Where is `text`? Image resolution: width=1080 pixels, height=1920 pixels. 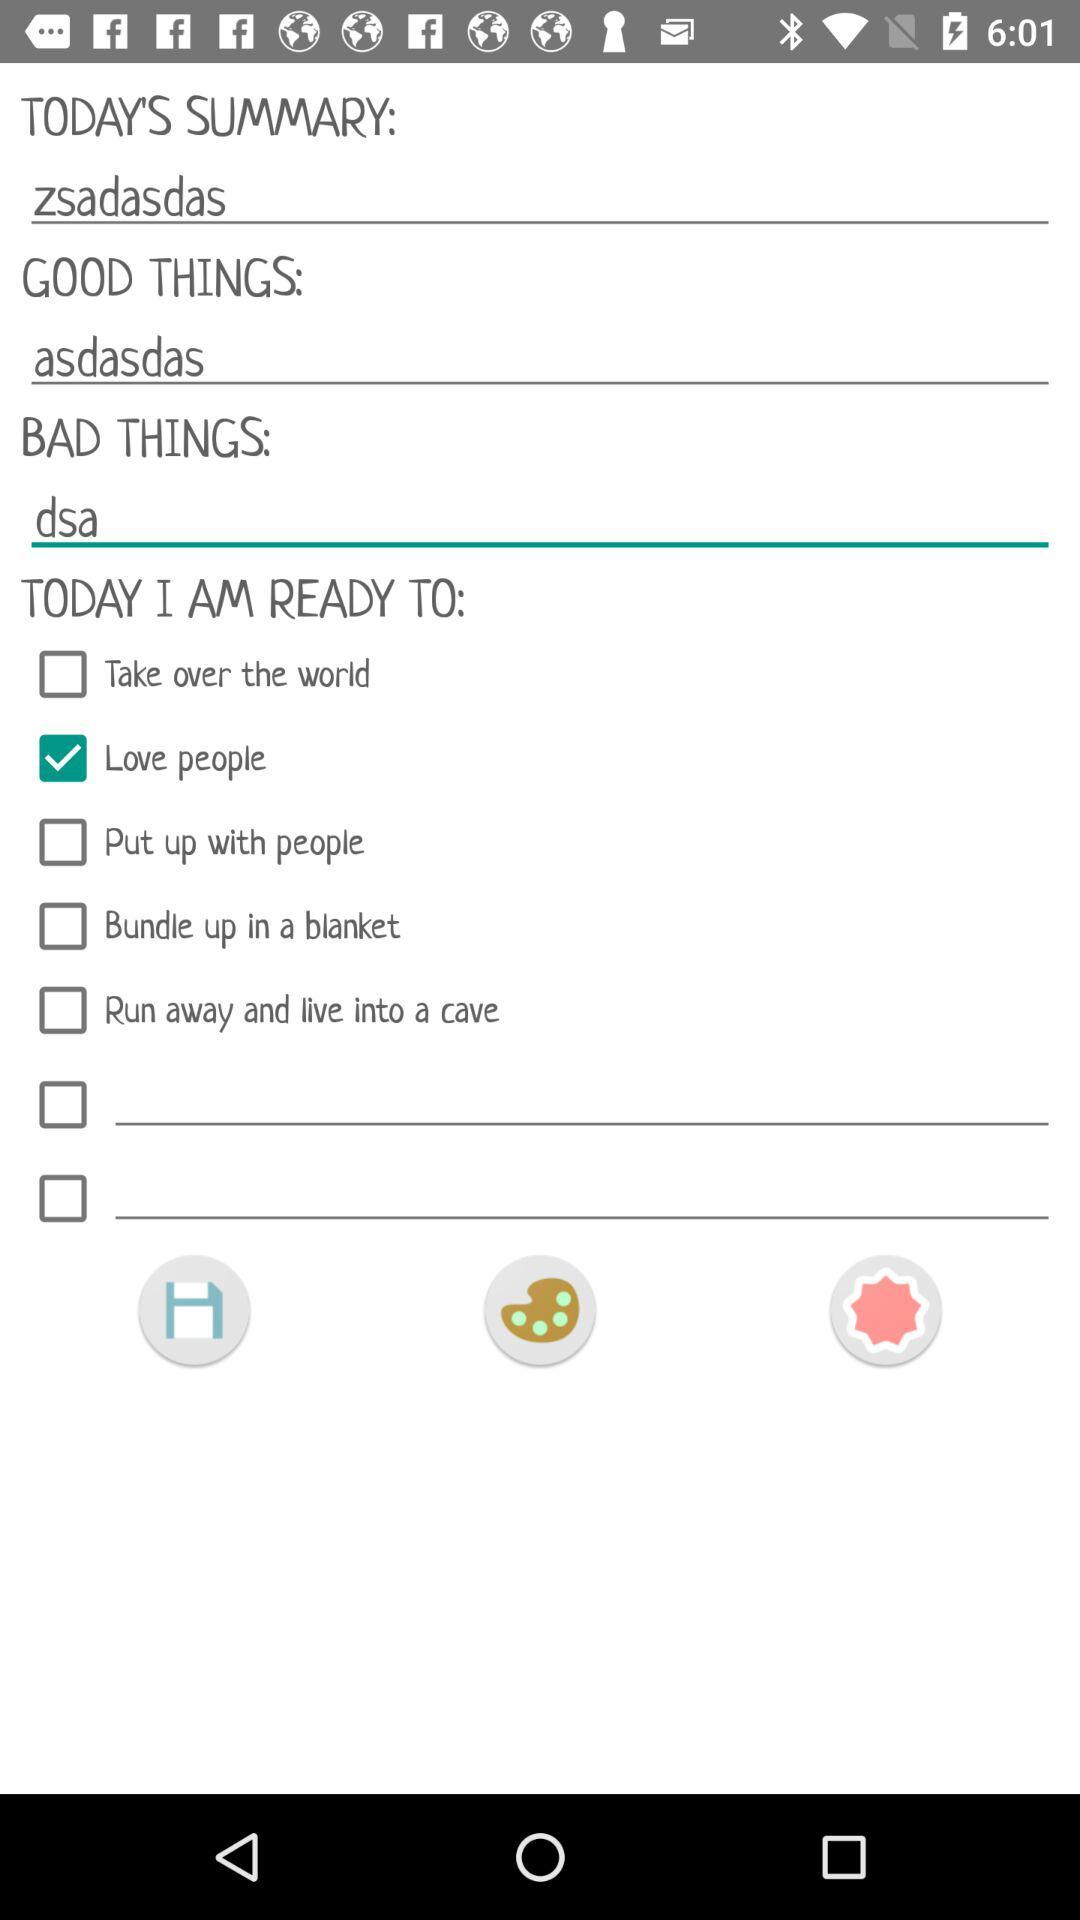 text is located at coordinates (582, 1098).